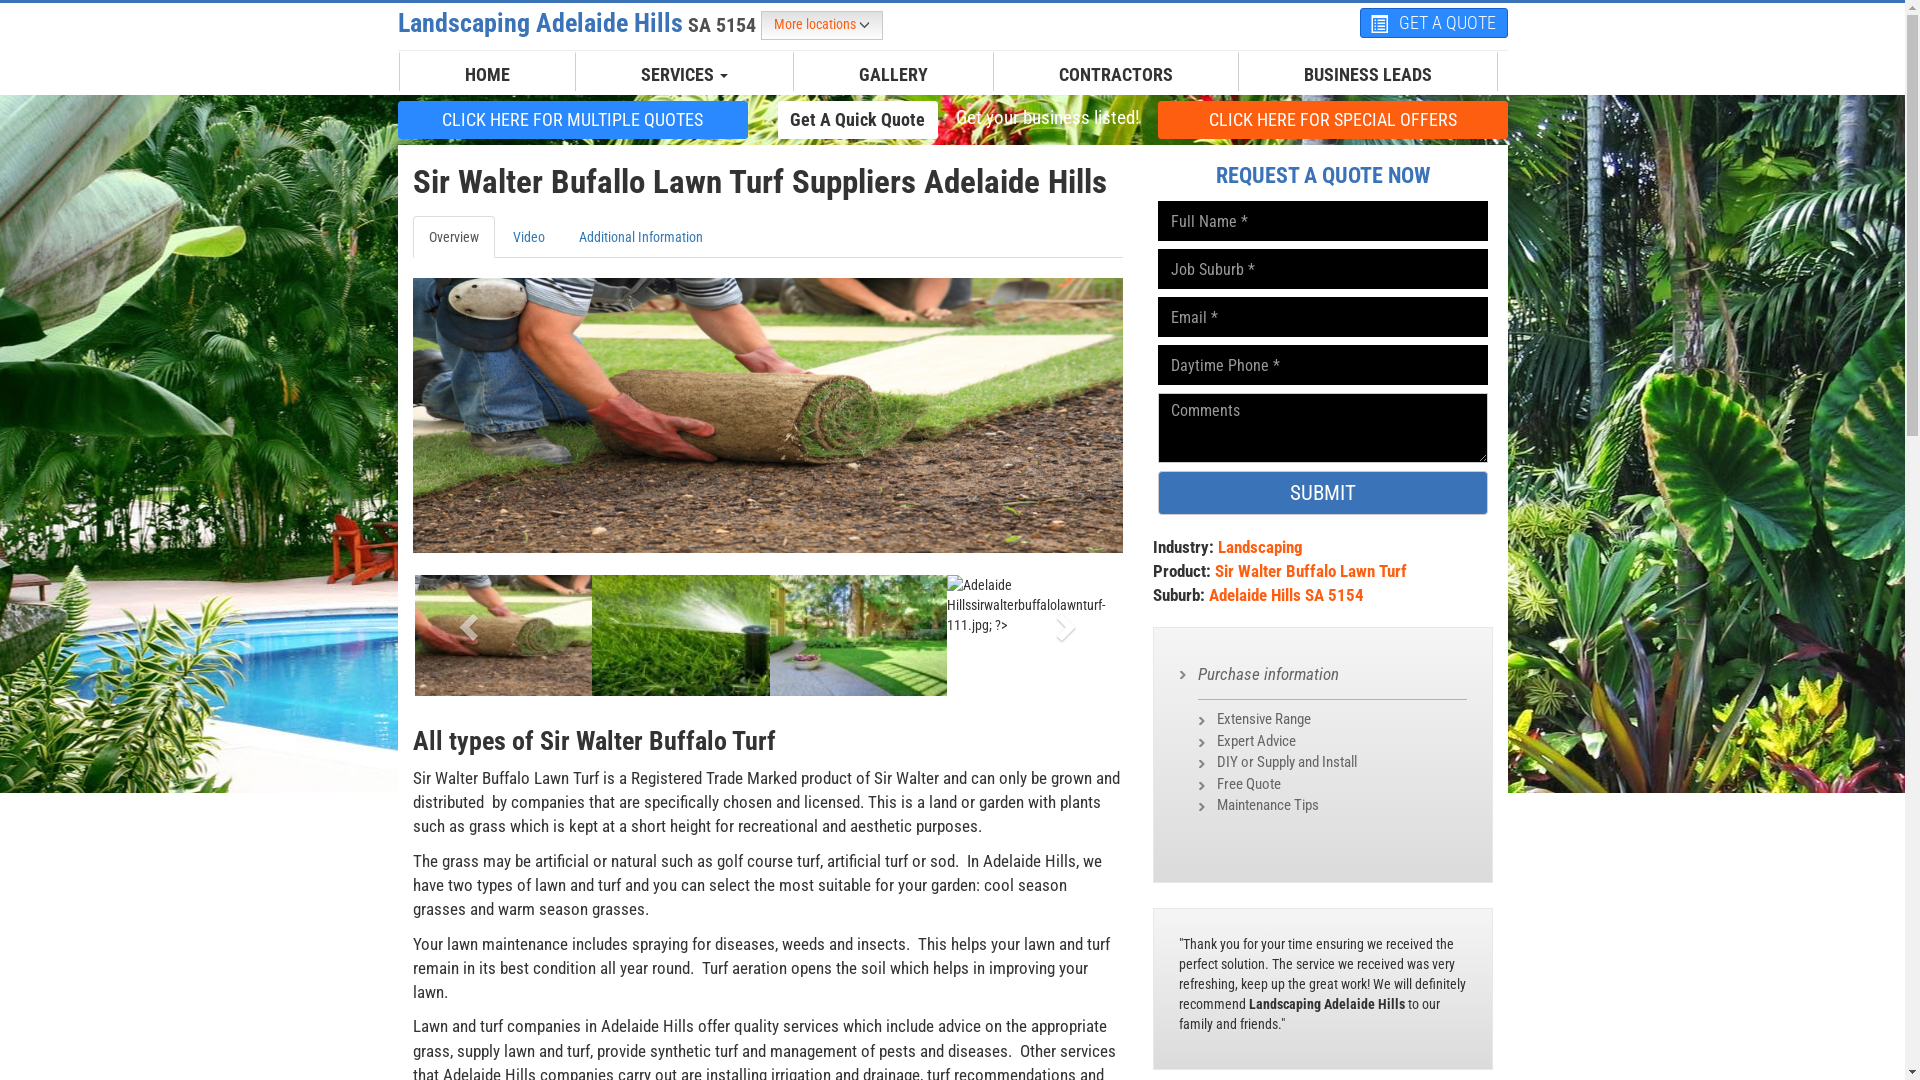 The height and width of the screenshot is (1080, 1920). I want to click on 'BUSINESS LEADS', so click(1287, 73).